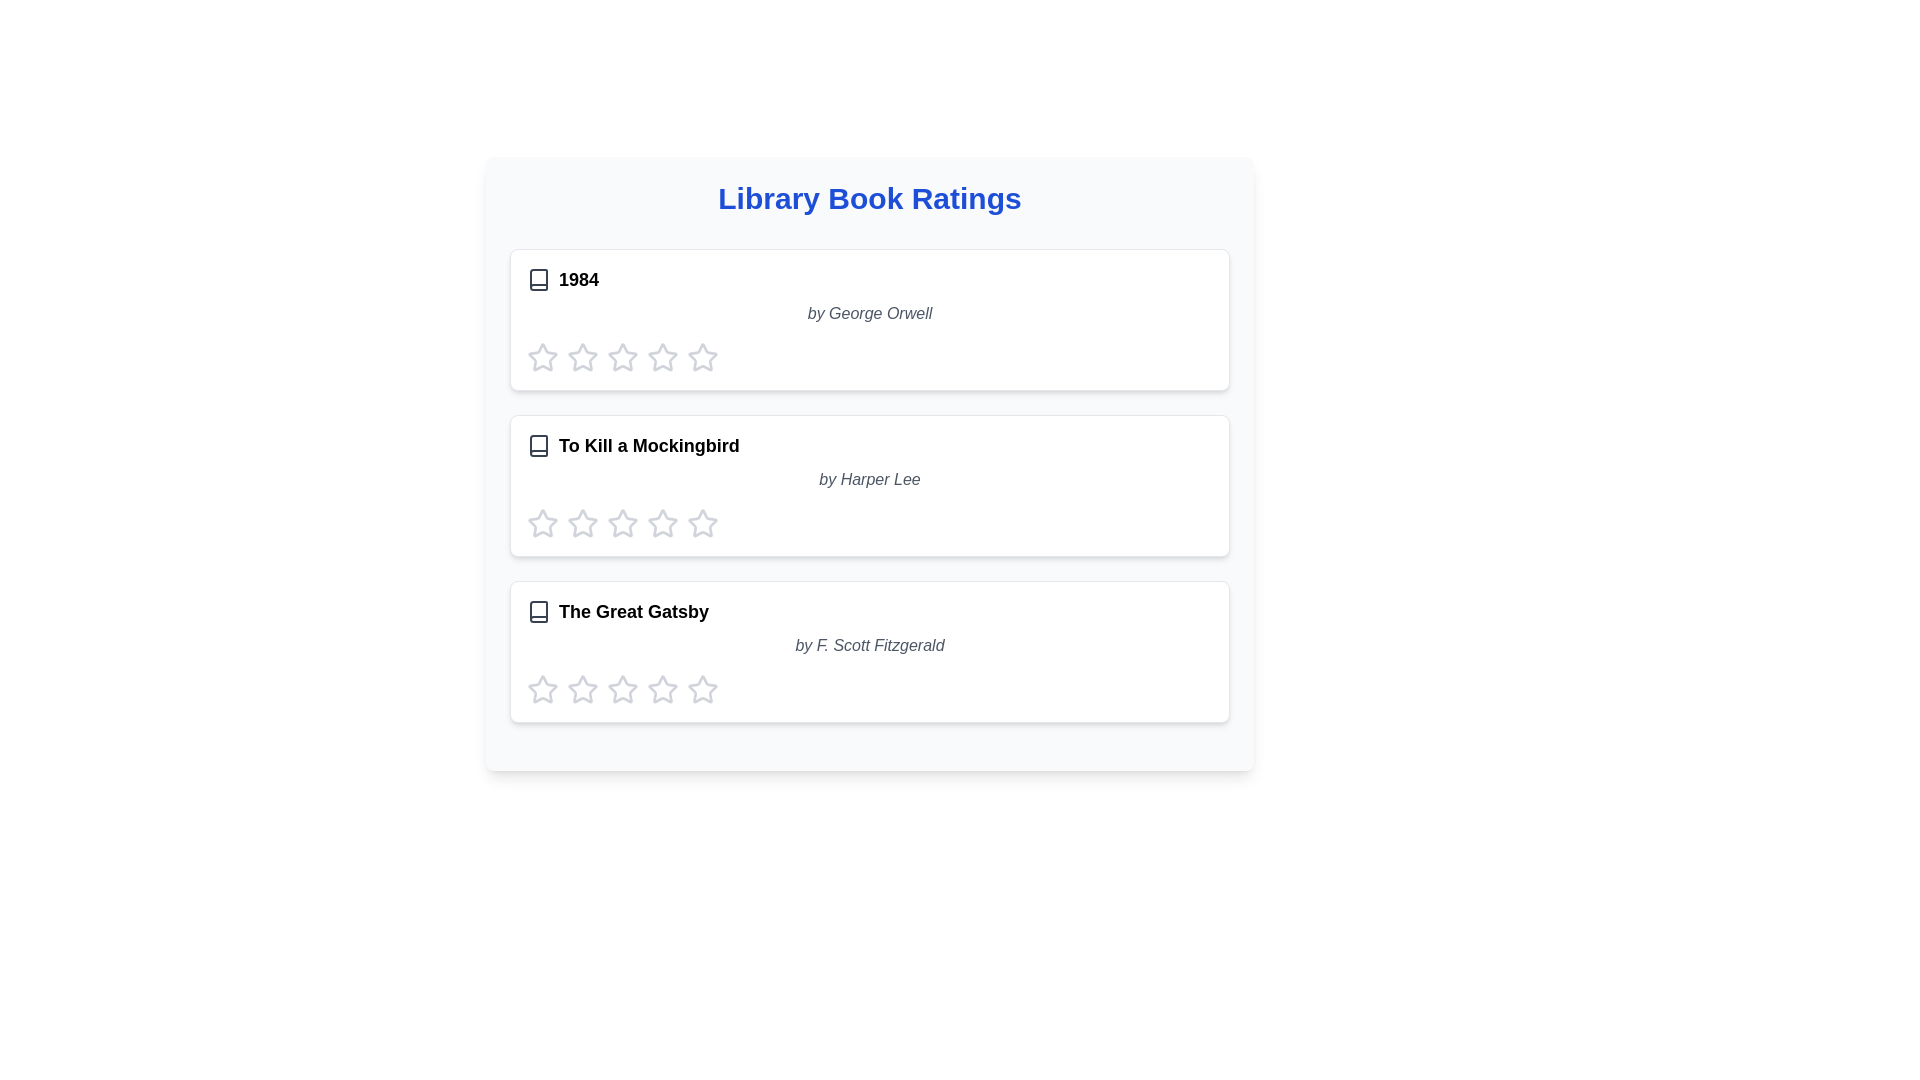 This screenshot has height=1080, width=1920. What do you see at coordinates (662, 688) in the screenshot?
I see `the third star icon for rating the book 'The Great Gatsby'` at bounding box center [662, 688].